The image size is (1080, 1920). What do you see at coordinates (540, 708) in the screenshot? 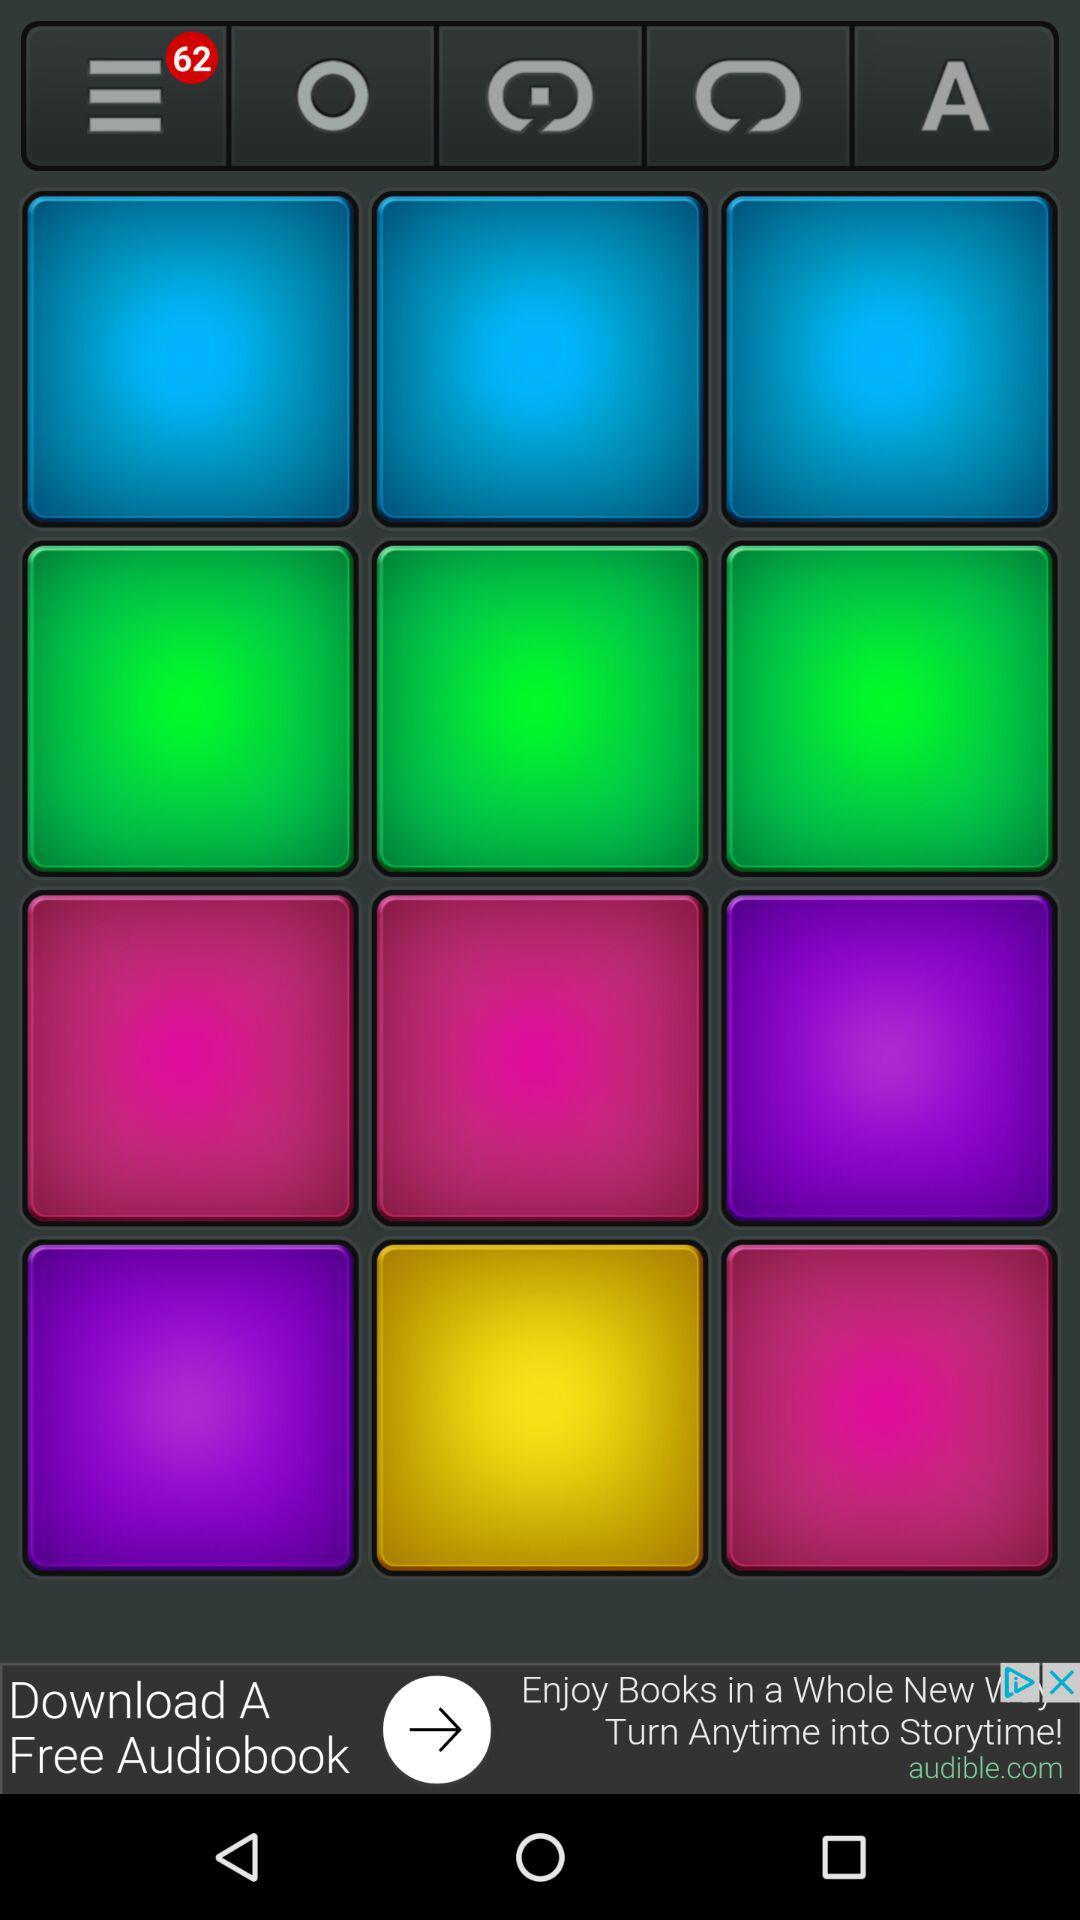
I see `make beat` at bounding box center [540, 708].